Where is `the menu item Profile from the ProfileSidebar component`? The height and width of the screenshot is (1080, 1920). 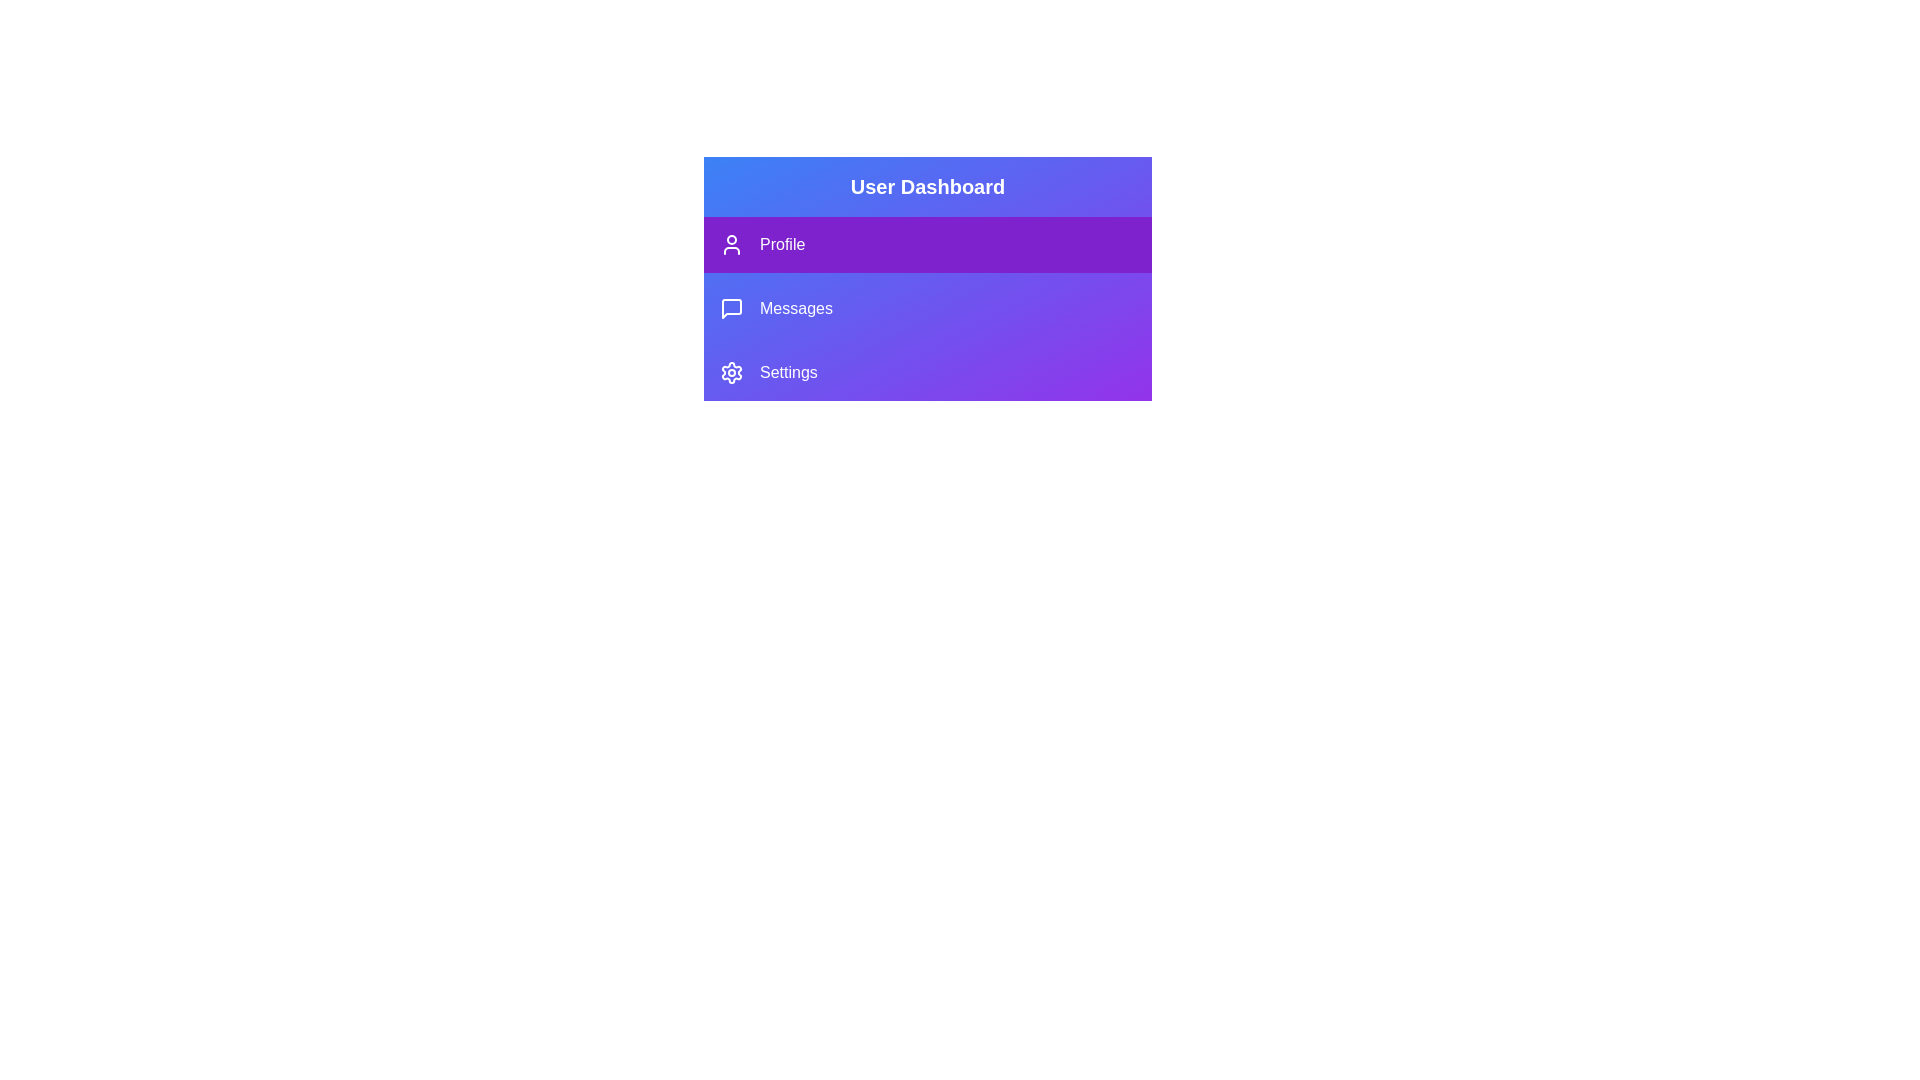 the menu item Profile from the ProfileSidebar component is located at coordinates (926, 244).